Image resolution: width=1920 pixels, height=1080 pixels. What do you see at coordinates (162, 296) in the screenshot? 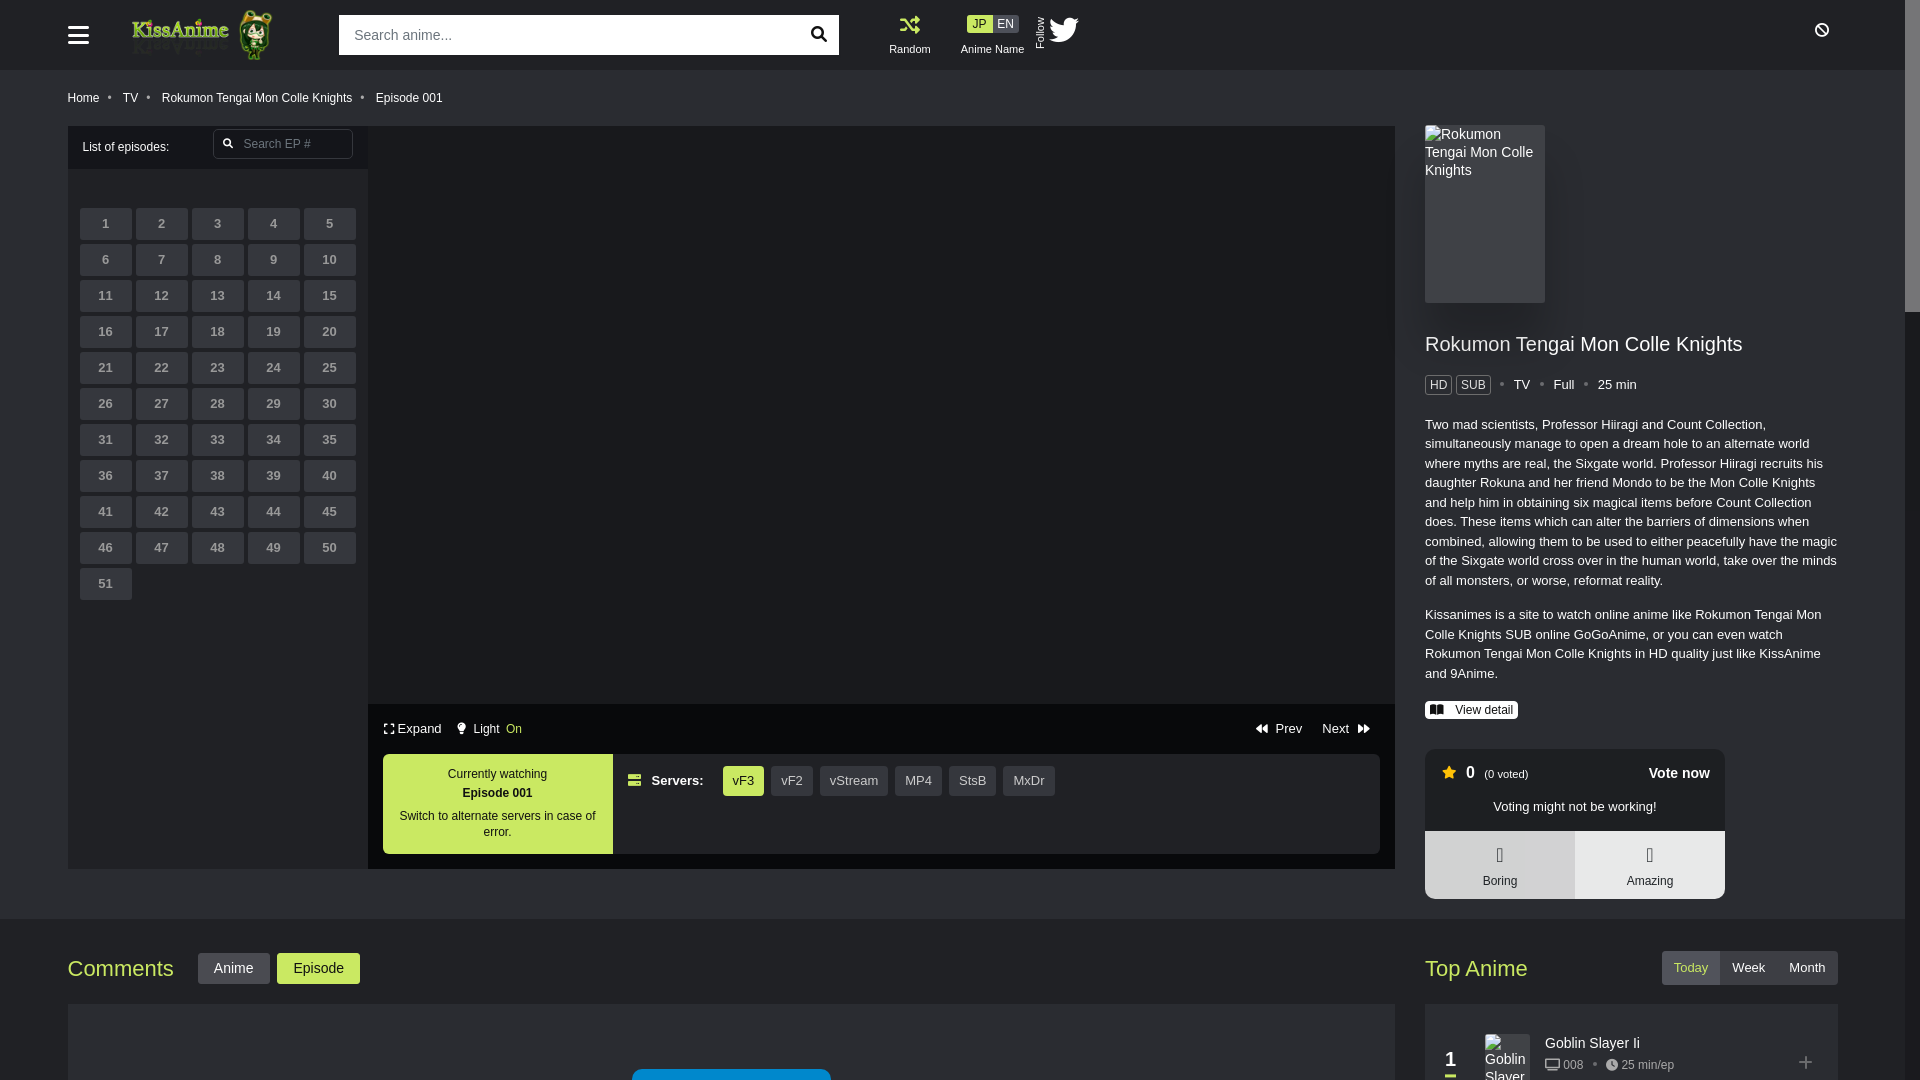
I see `'12'` at bounding box center [162, 296].